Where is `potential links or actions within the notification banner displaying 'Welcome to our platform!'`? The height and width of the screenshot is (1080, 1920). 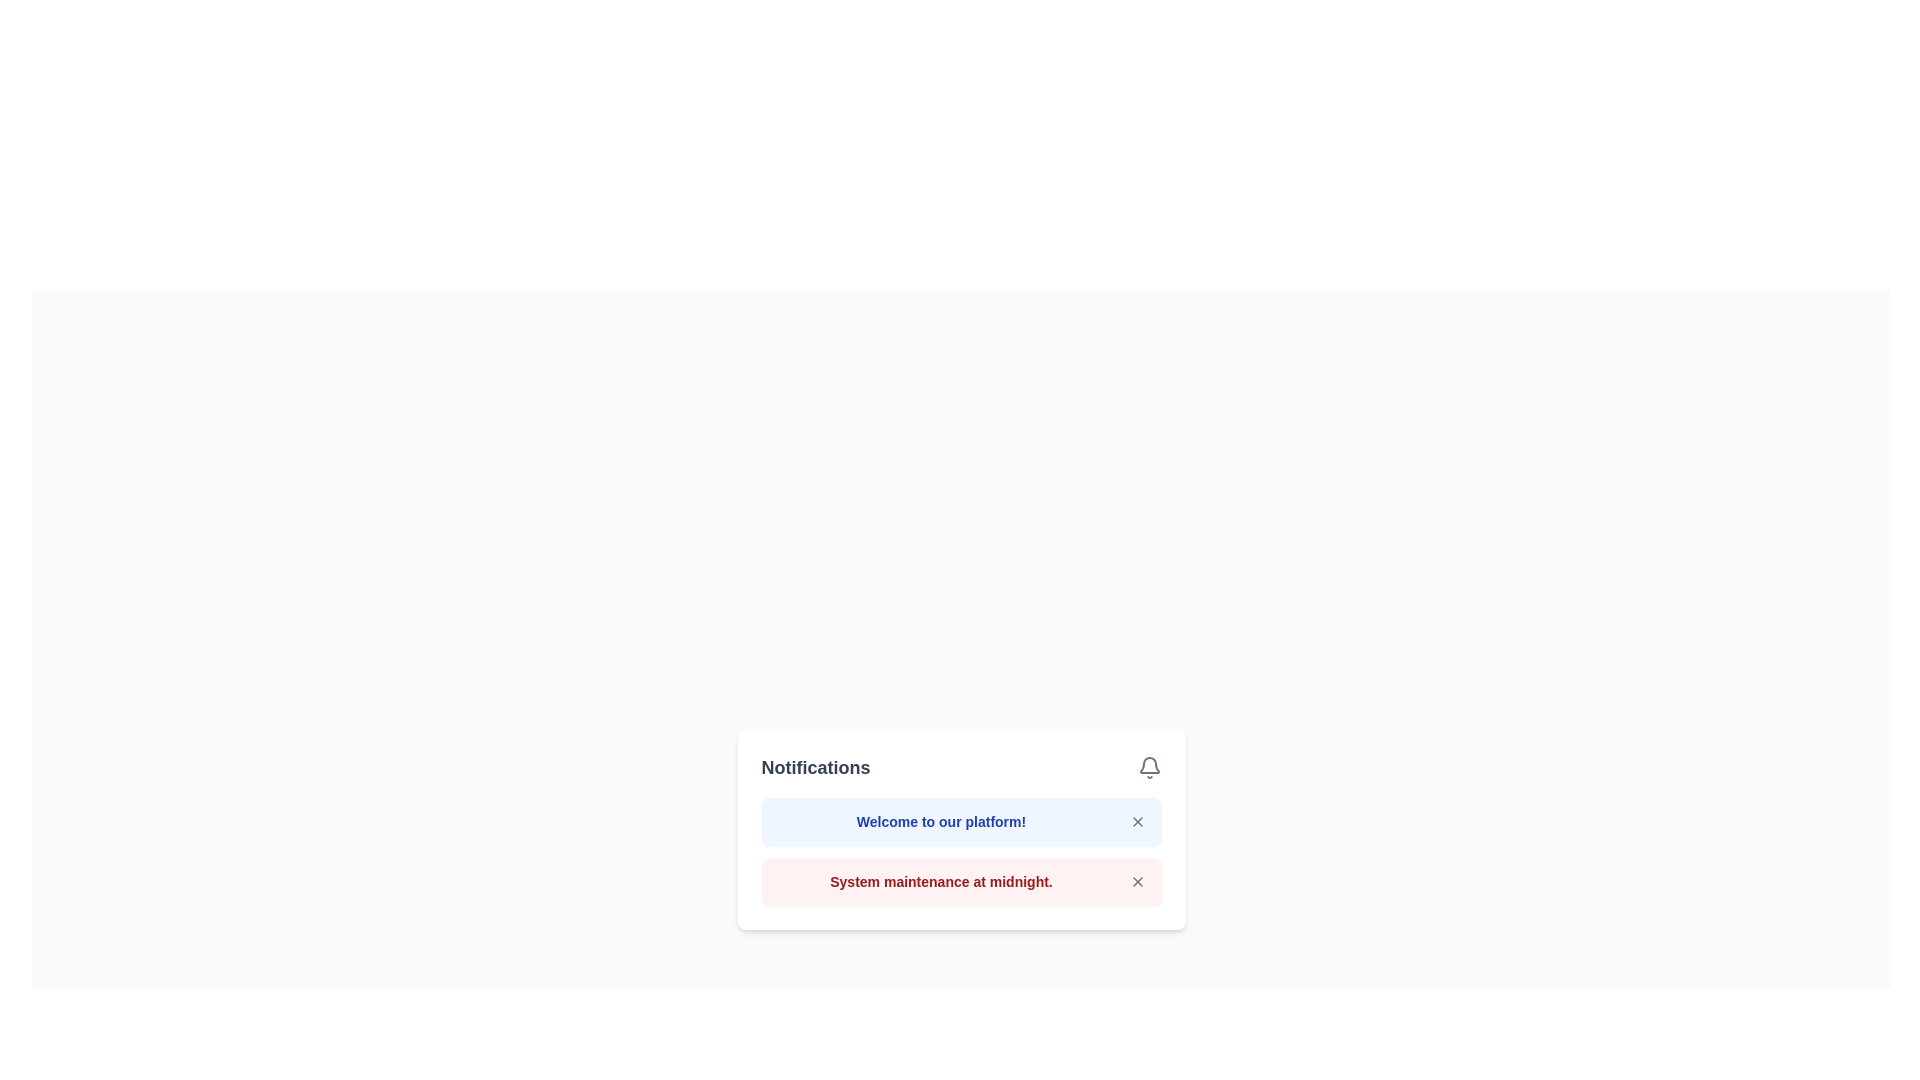
potential links or actions within the notification banner displaying 'Welcome to our platform!' is located at coordinates (961, 821).